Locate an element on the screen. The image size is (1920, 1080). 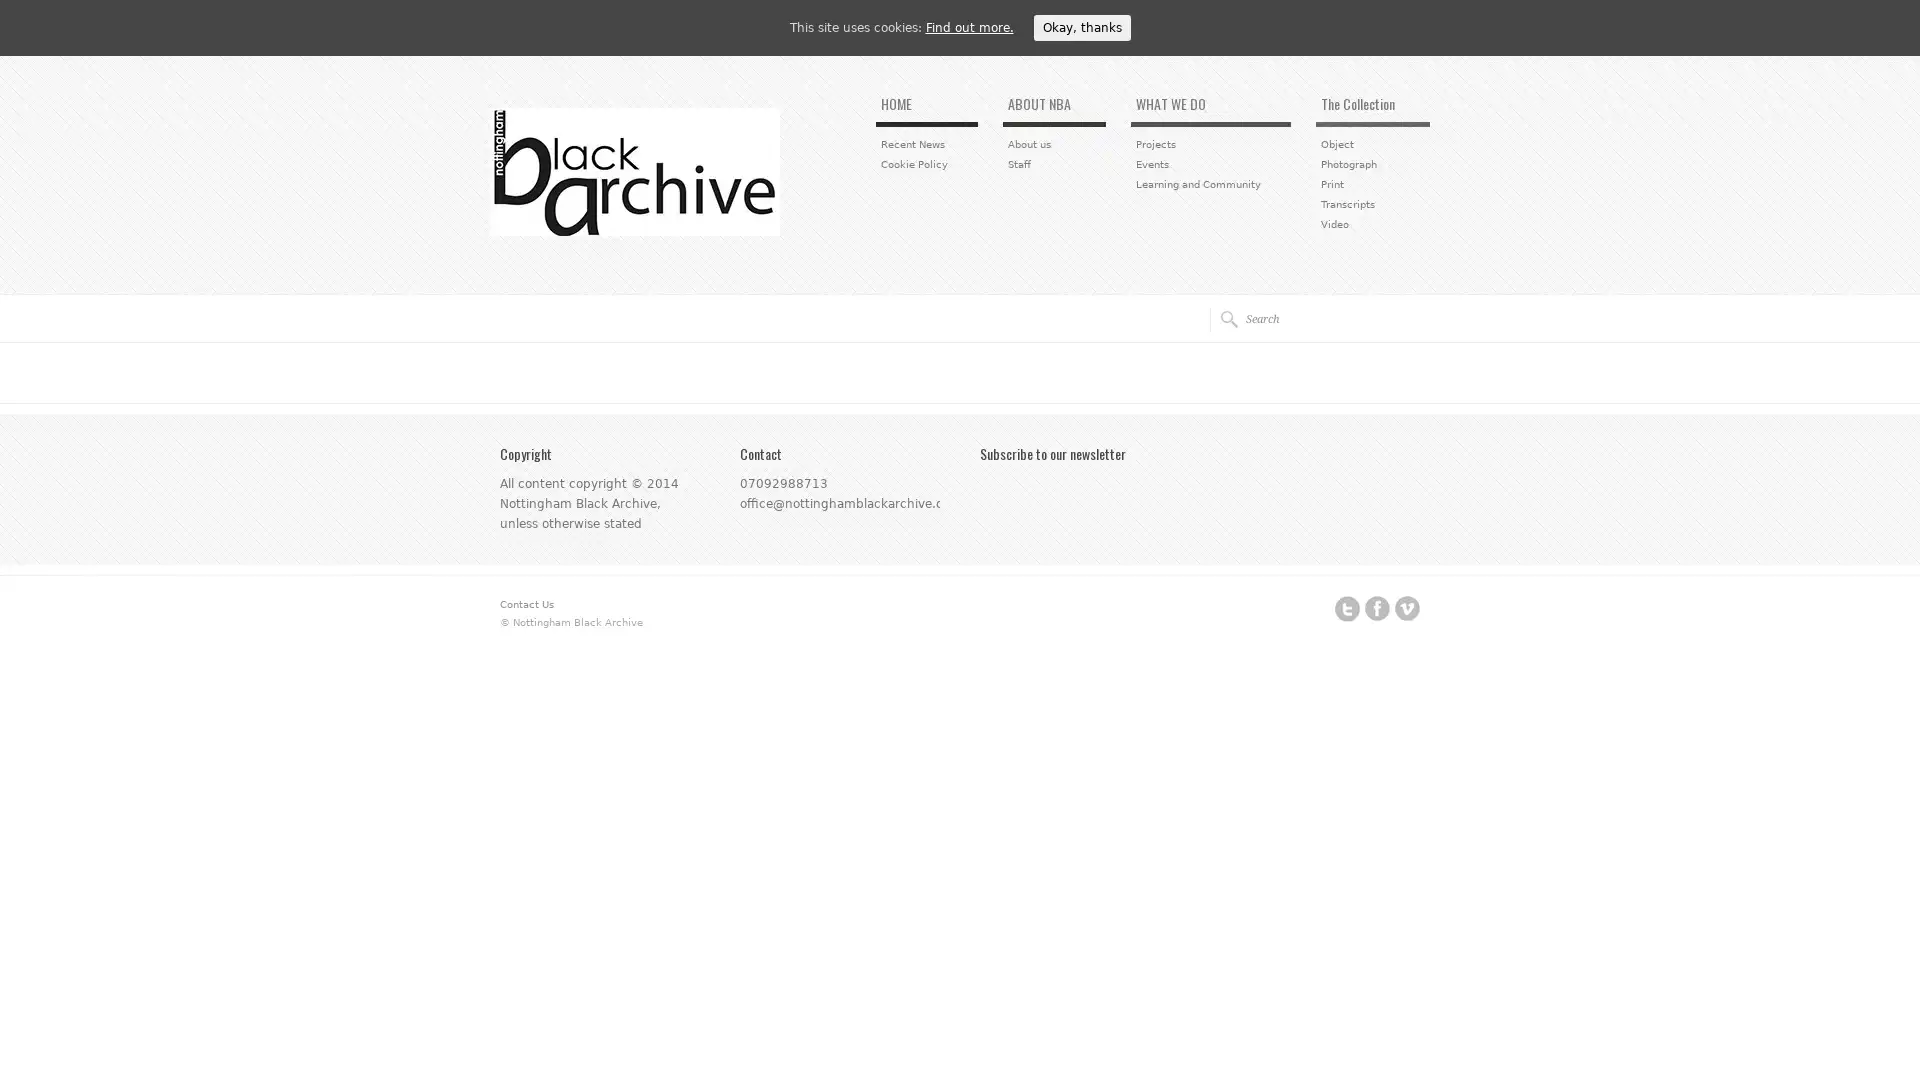
Okay, thanks is located at coordinates (1080, 27).